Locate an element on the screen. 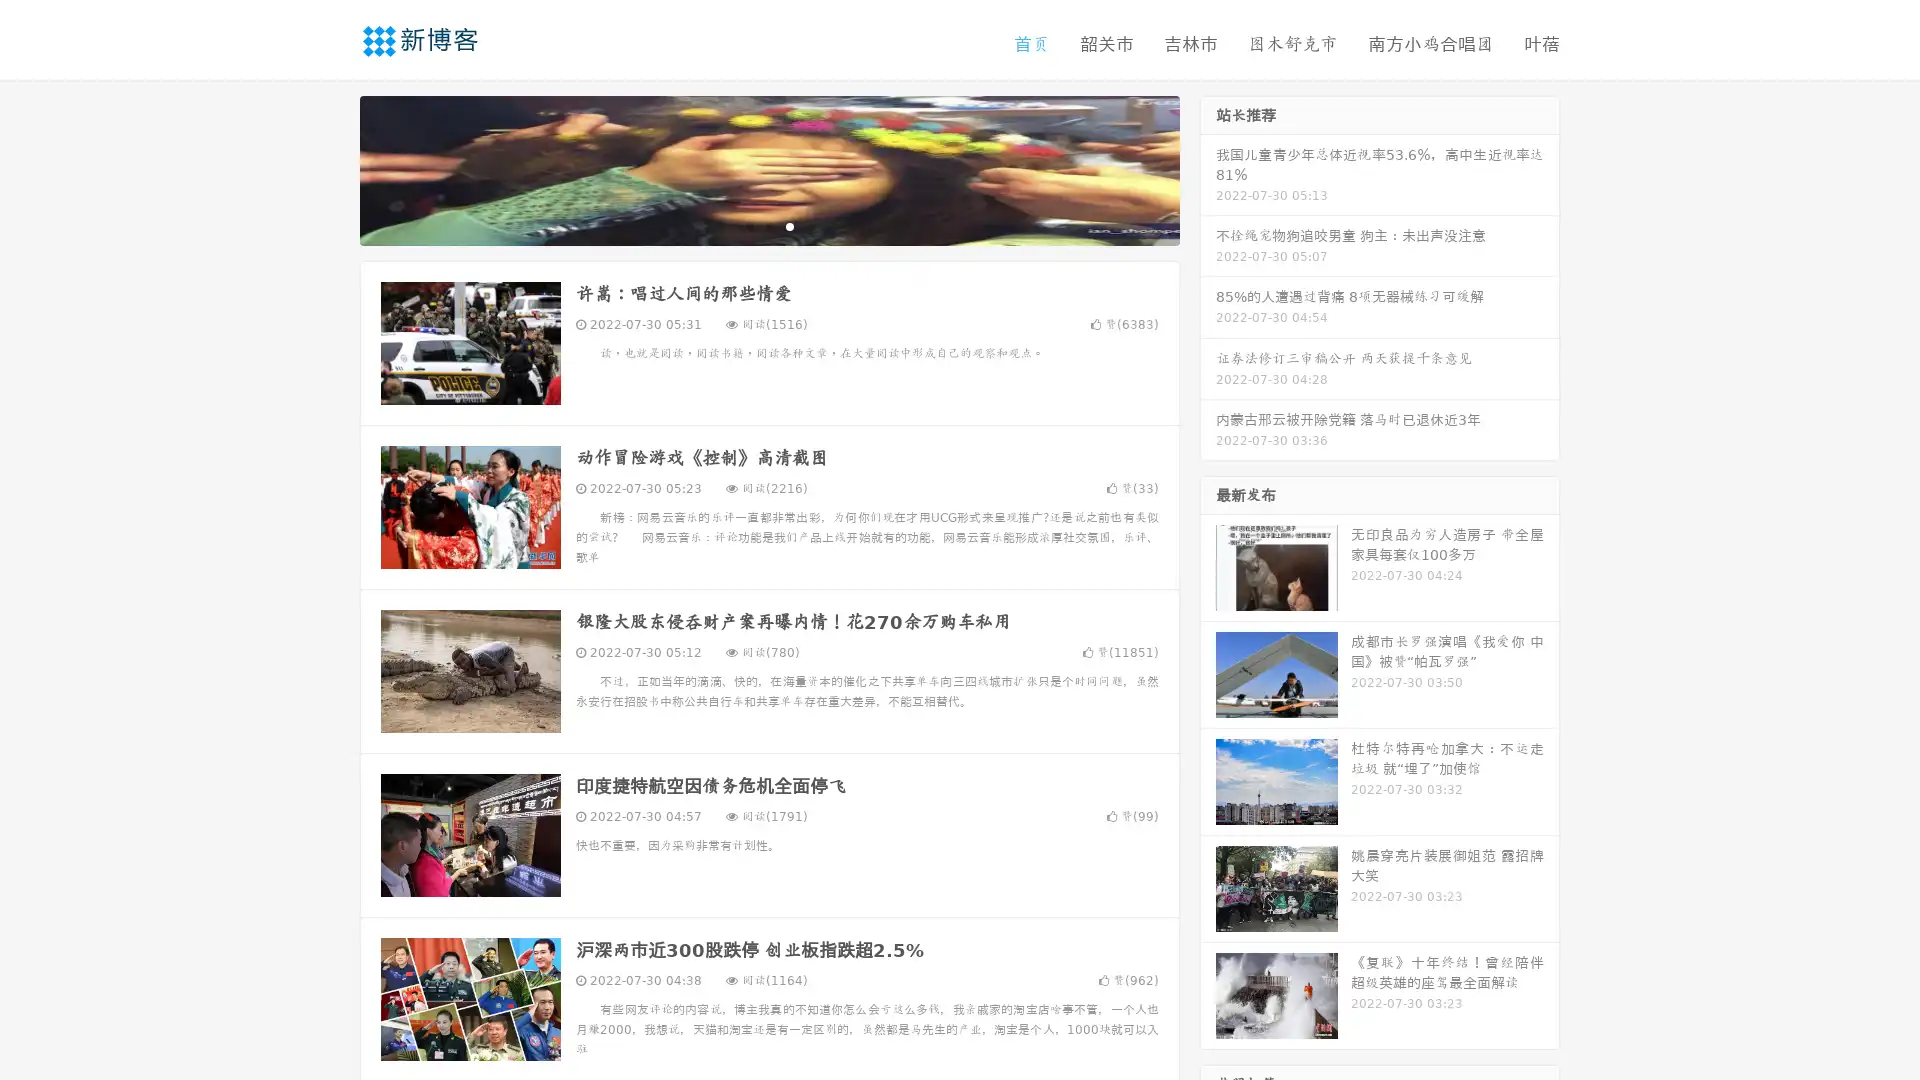 This screenshot has width=1920, height=1080. Next slide is located at coordinates (1208, 168).